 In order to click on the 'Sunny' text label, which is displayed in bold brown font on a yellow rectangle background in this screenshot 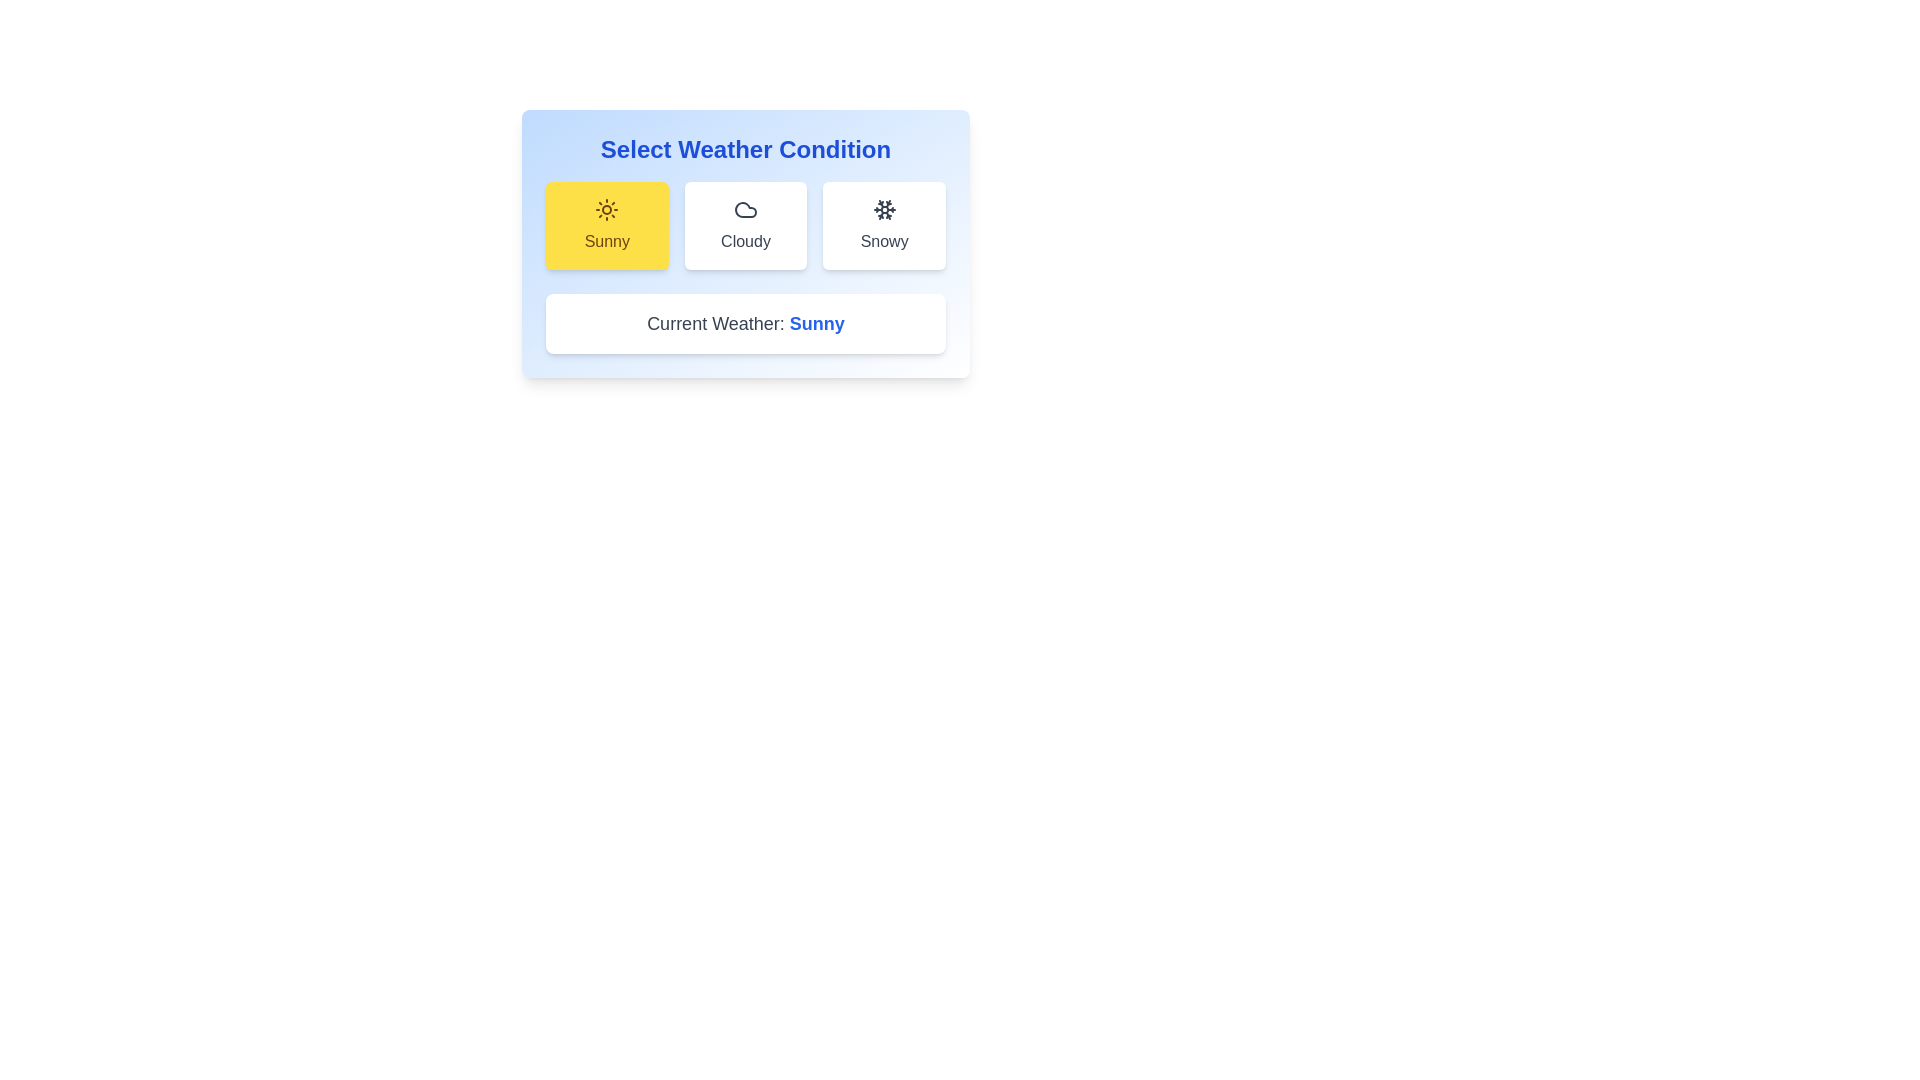, I will do `click(605, 241)`.